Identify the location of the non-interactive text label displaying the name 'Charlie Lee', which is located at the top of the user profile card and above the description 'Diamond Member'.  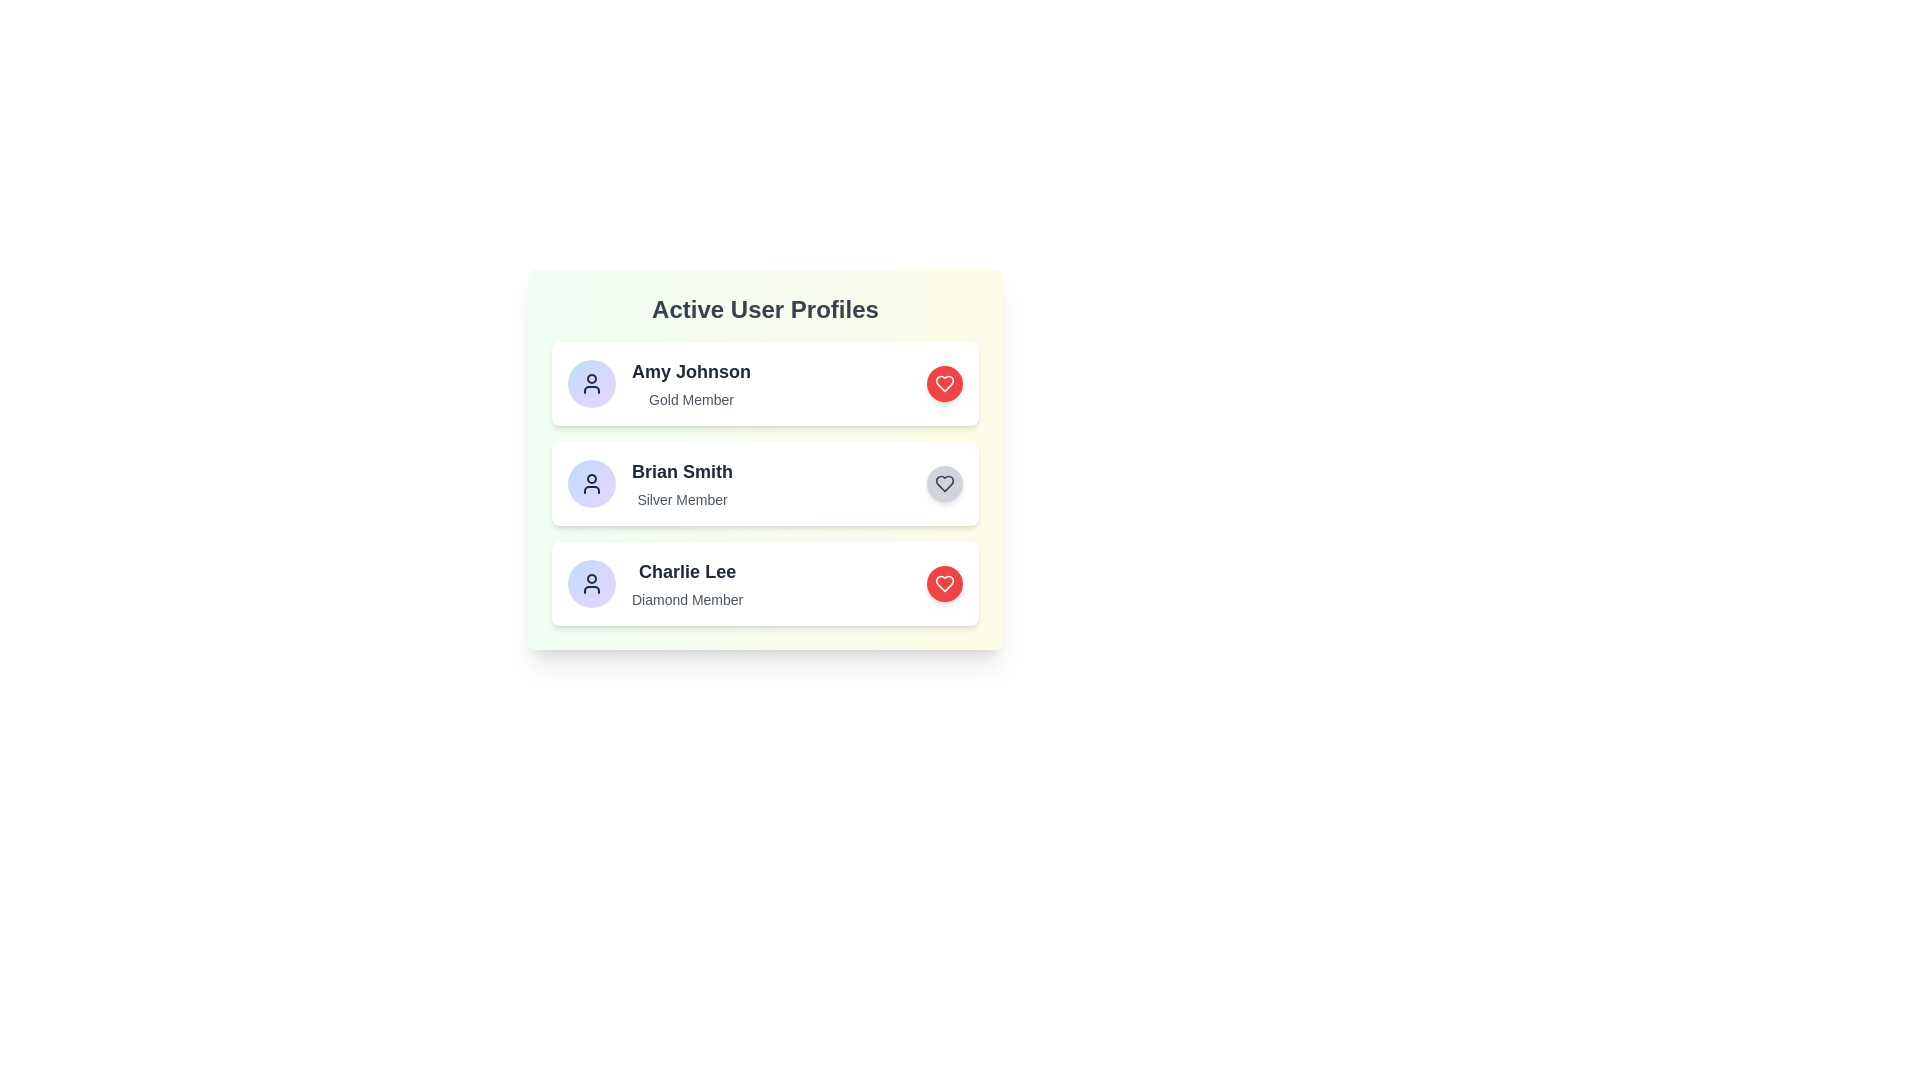
(687, 571).